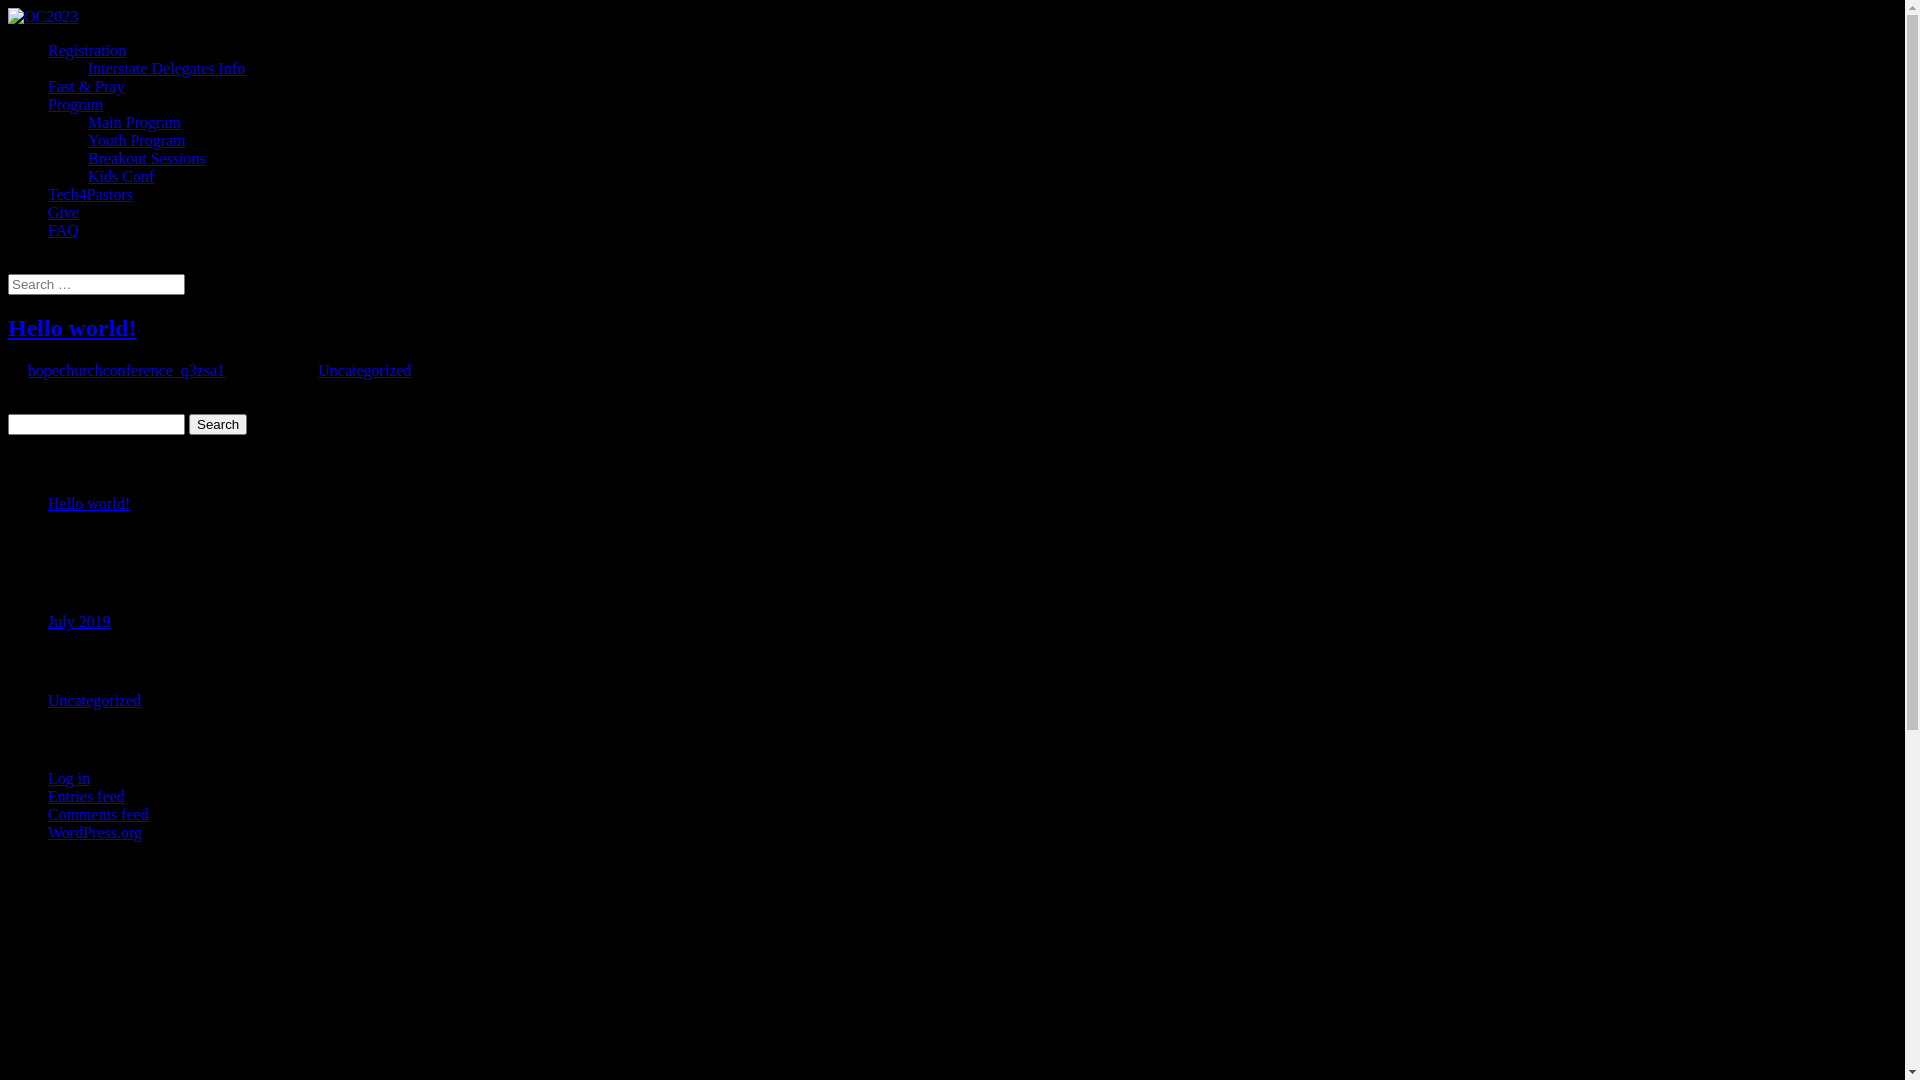 This screenshot has height=1080, width=1920. What do you see at coordinates (94, 832) in the screenshot?
I see `'WordPress.org'` at bounding box center [94, 832].